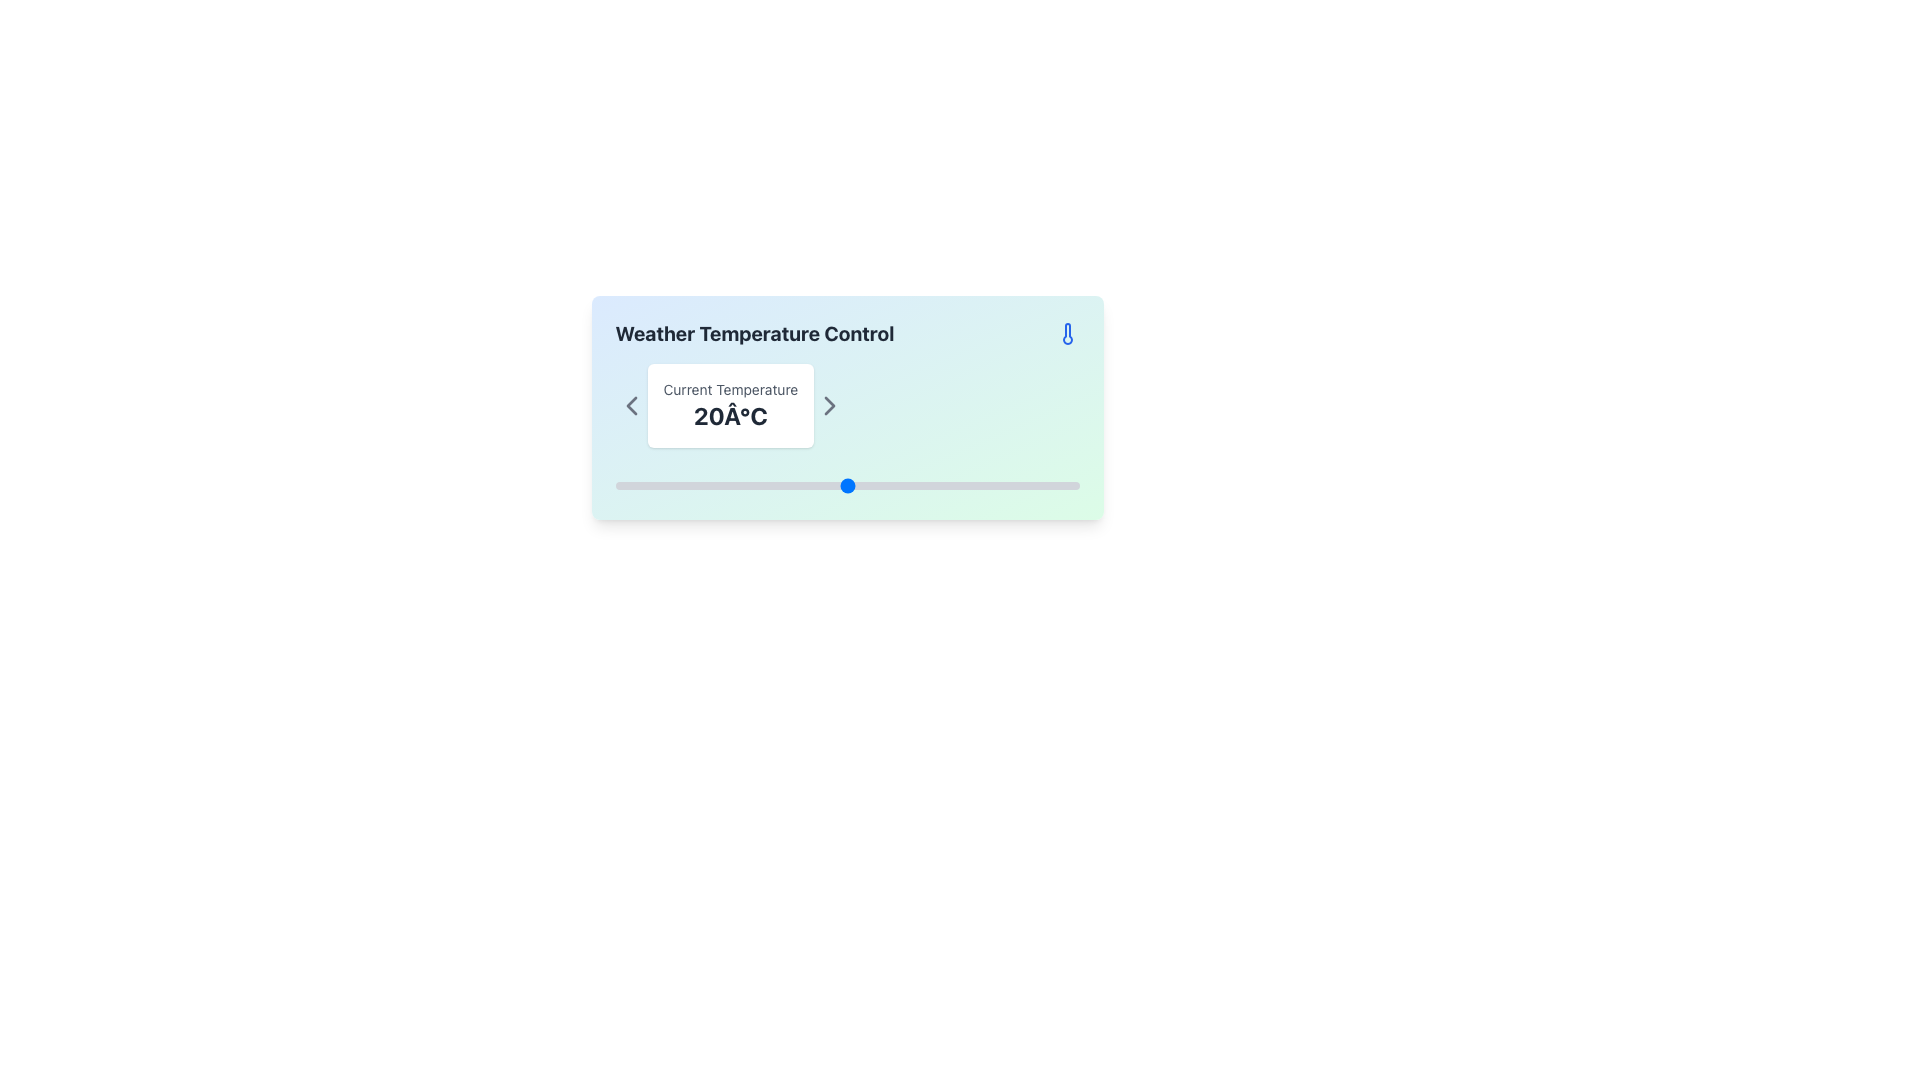  Describe the element at coordinates (847, 486) in the screenshot. I see `temperature` at that location.